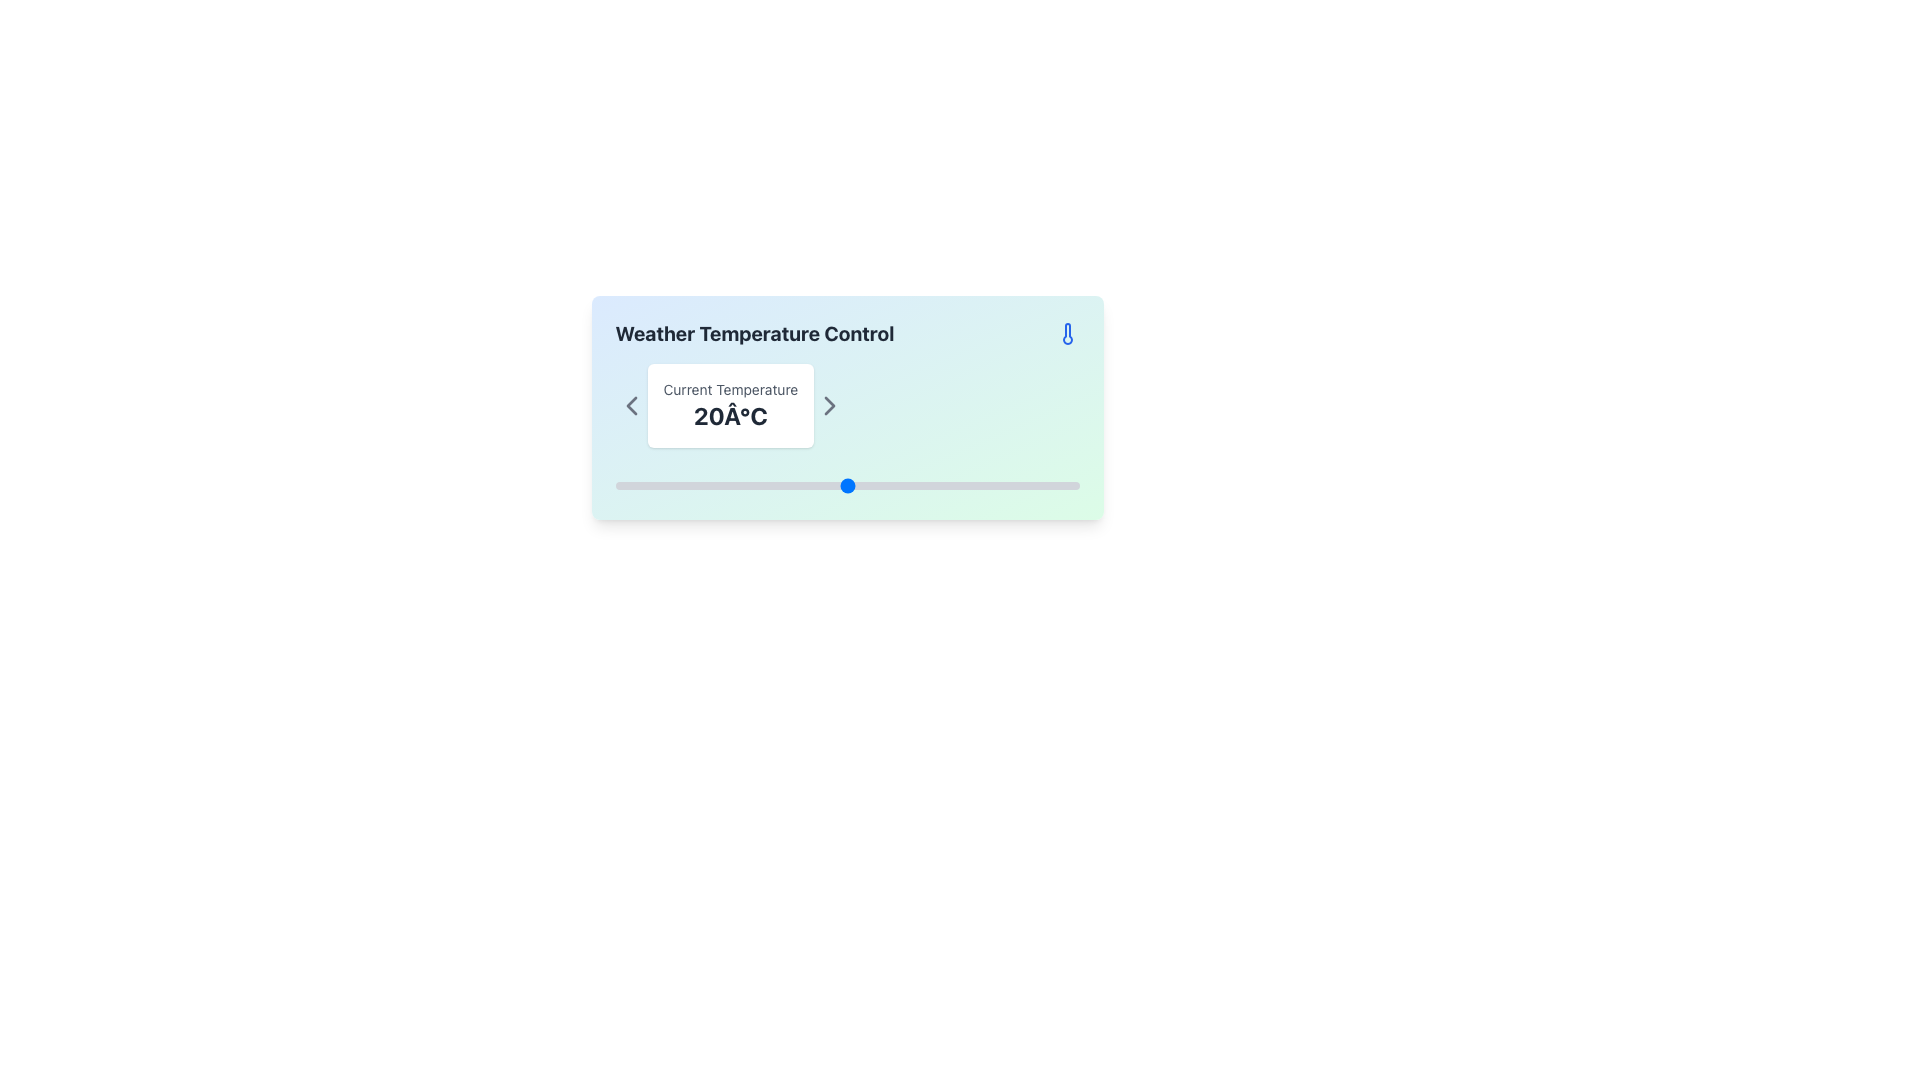  Describe the element at coordinates (847, 486) in the screenshot. I see `temperature` at that location.